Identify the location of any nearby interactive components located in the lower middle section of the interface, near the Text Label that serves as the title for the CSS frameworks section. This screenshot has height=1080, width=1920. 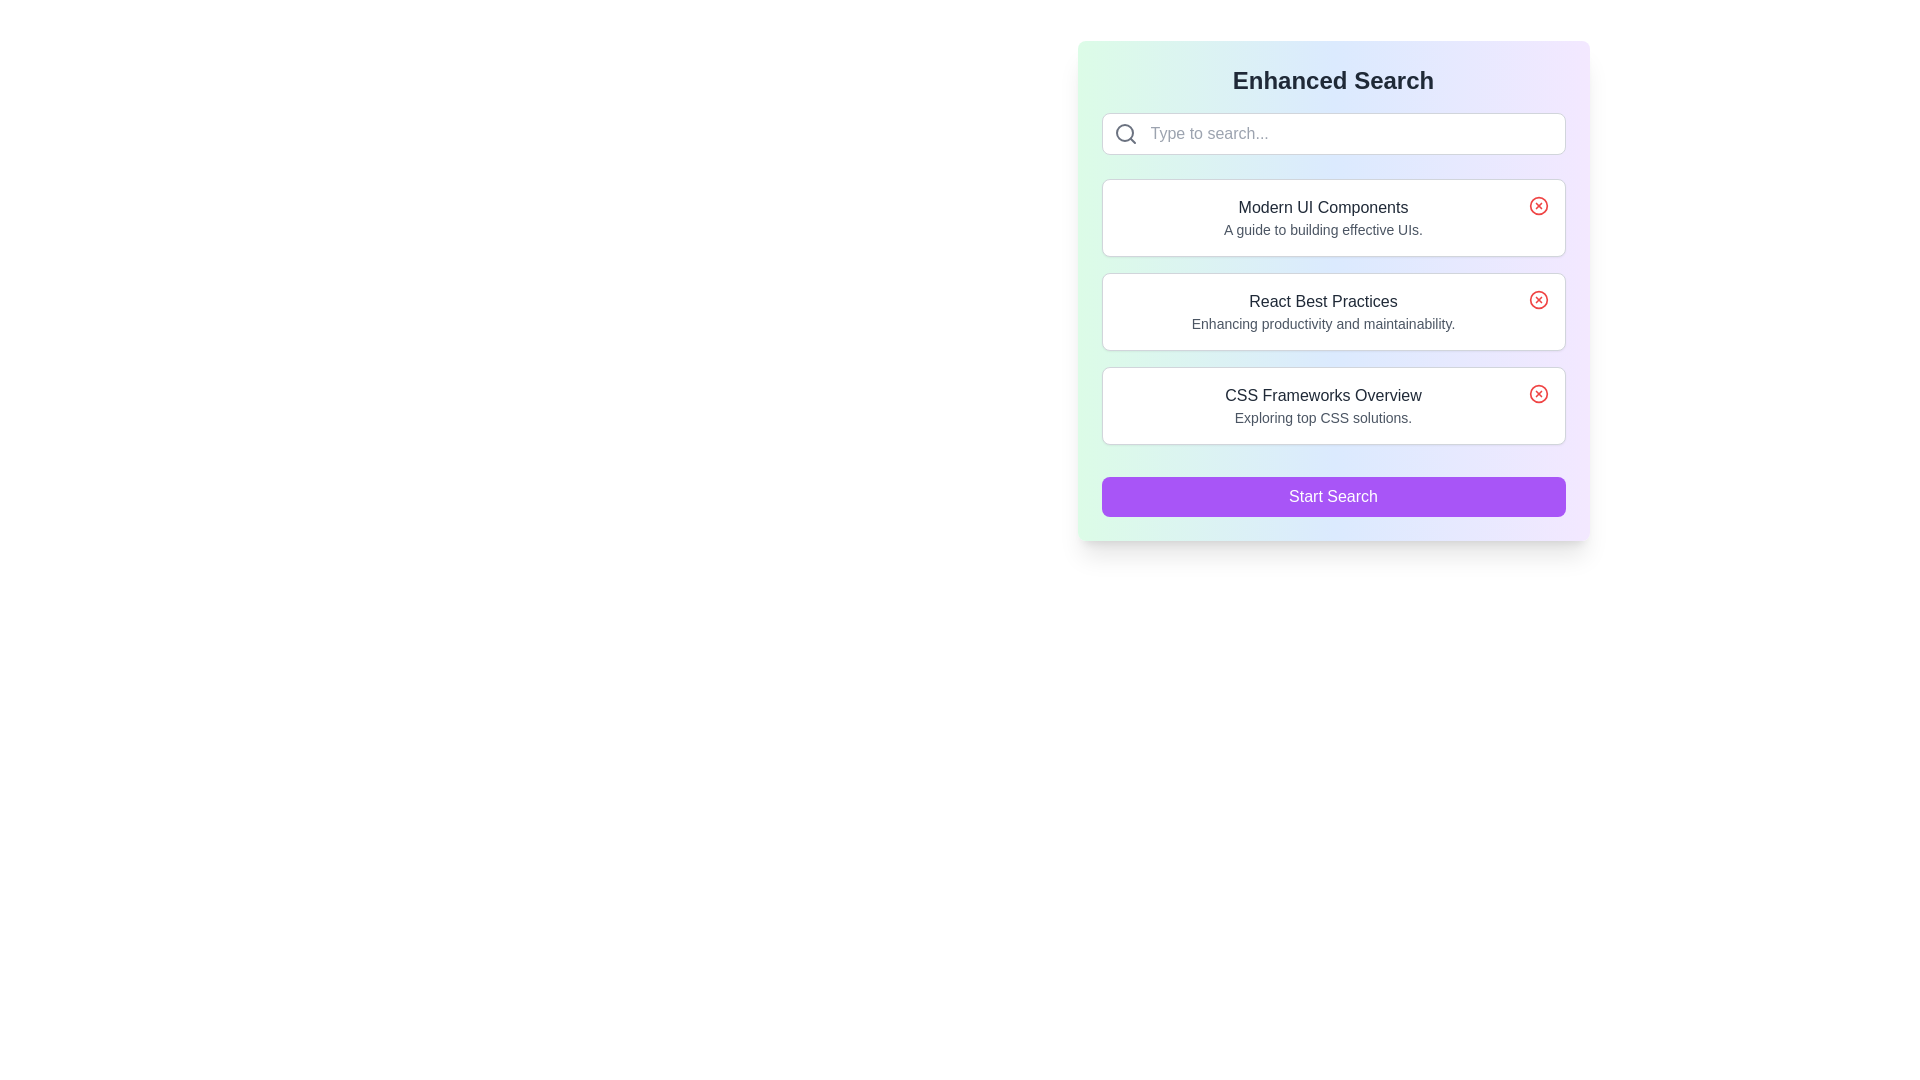
(1323, 396).